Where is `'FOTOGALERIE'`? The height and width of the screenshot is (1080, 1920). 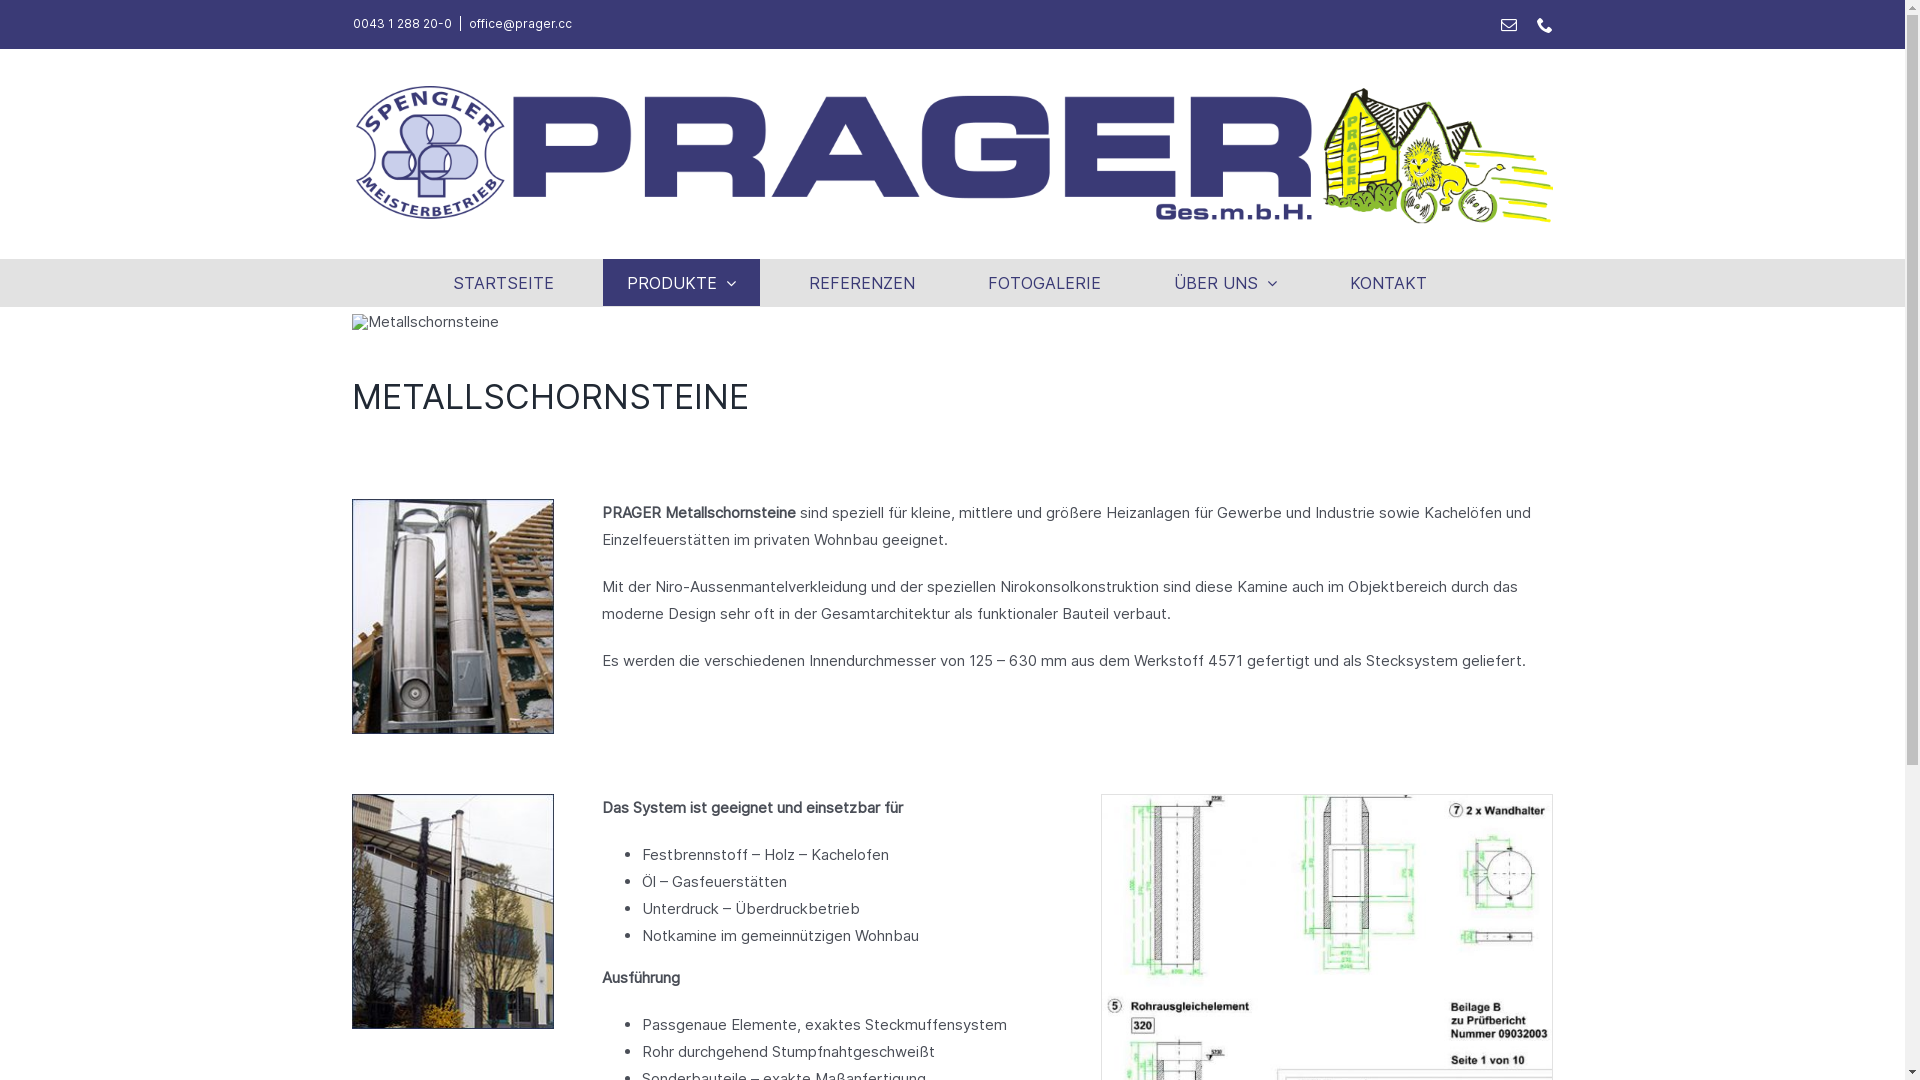
'FOTOGALERIE' is located at coordinates (1043, 282).